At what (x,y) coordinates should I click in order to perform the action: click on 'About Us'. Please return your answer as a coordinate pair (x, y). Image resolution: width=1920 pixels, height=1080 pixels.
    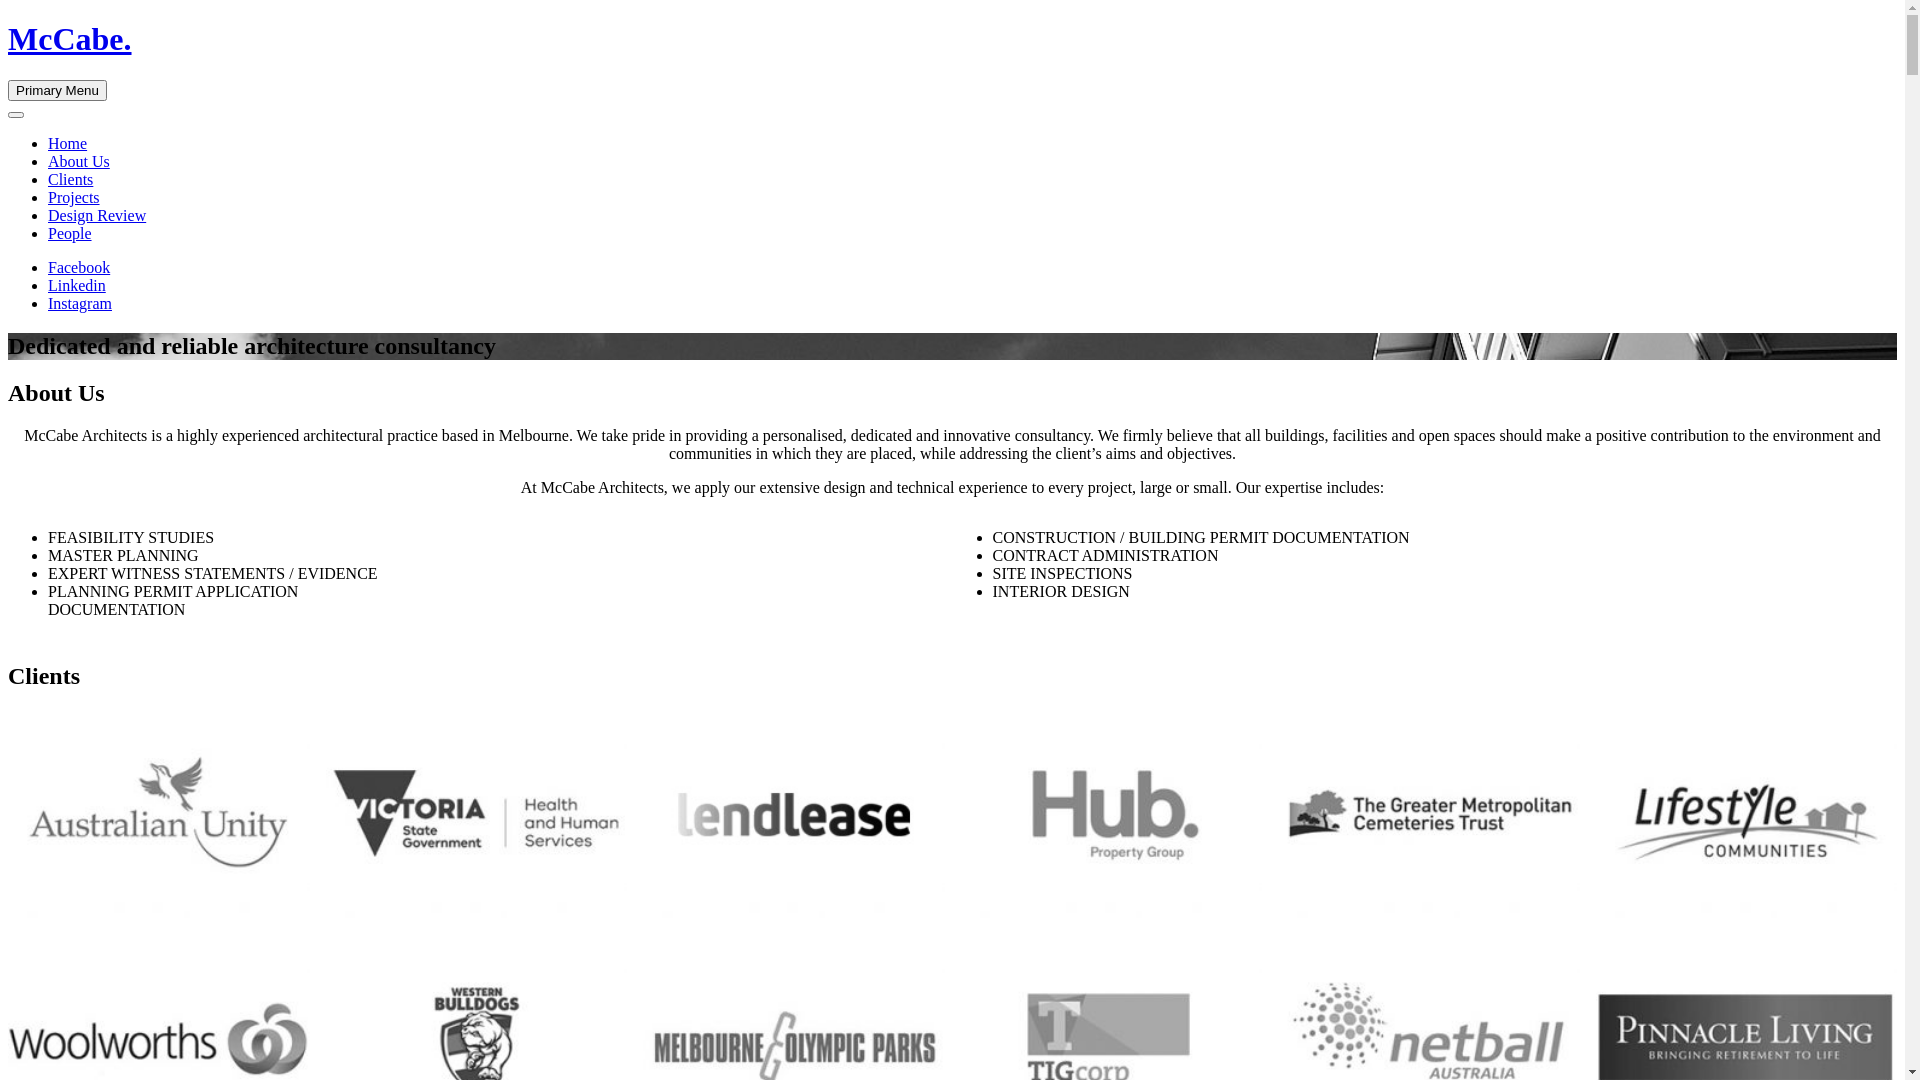
    Looking at the image, I should click on (78, 160).